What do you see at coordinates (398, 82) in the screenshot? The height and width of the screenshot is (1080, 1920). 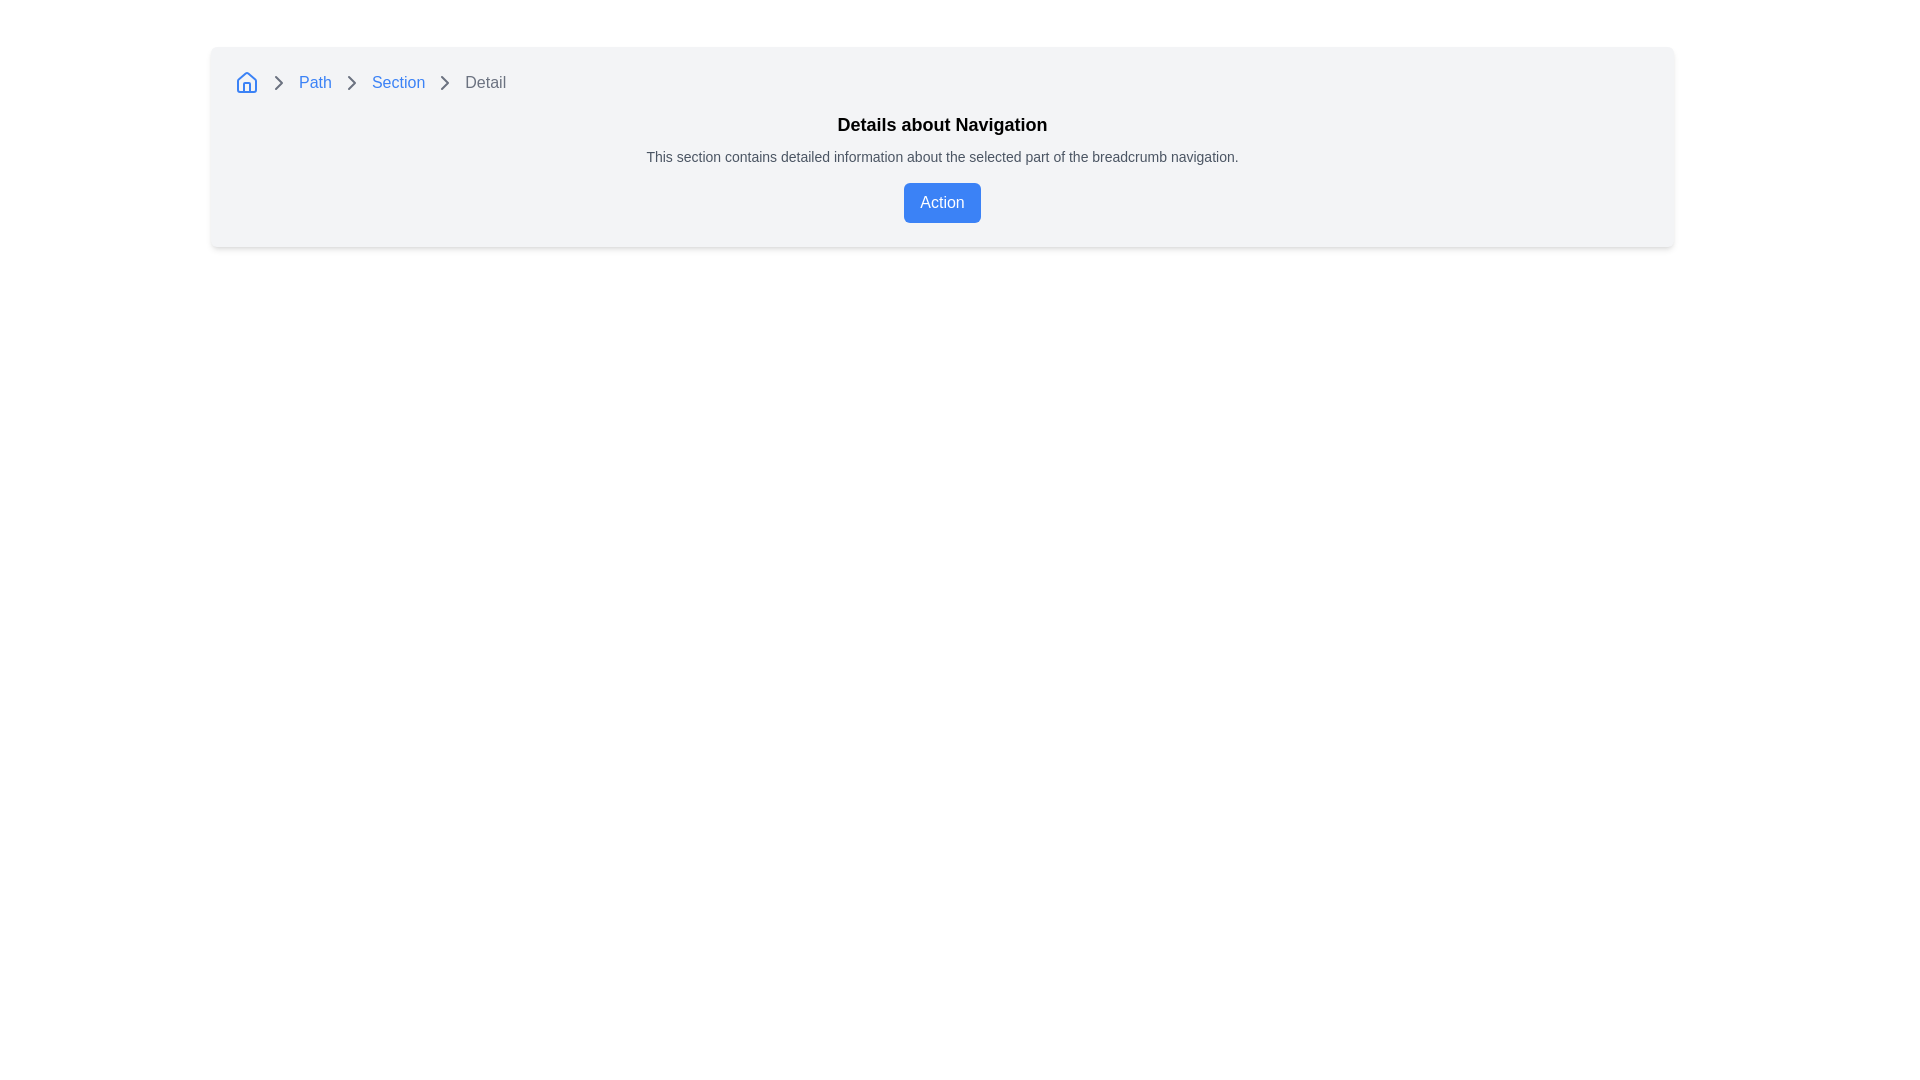 I see `the 'Section' hyperlink in the breadcrumb navigation` at bounding box center [398, 82].